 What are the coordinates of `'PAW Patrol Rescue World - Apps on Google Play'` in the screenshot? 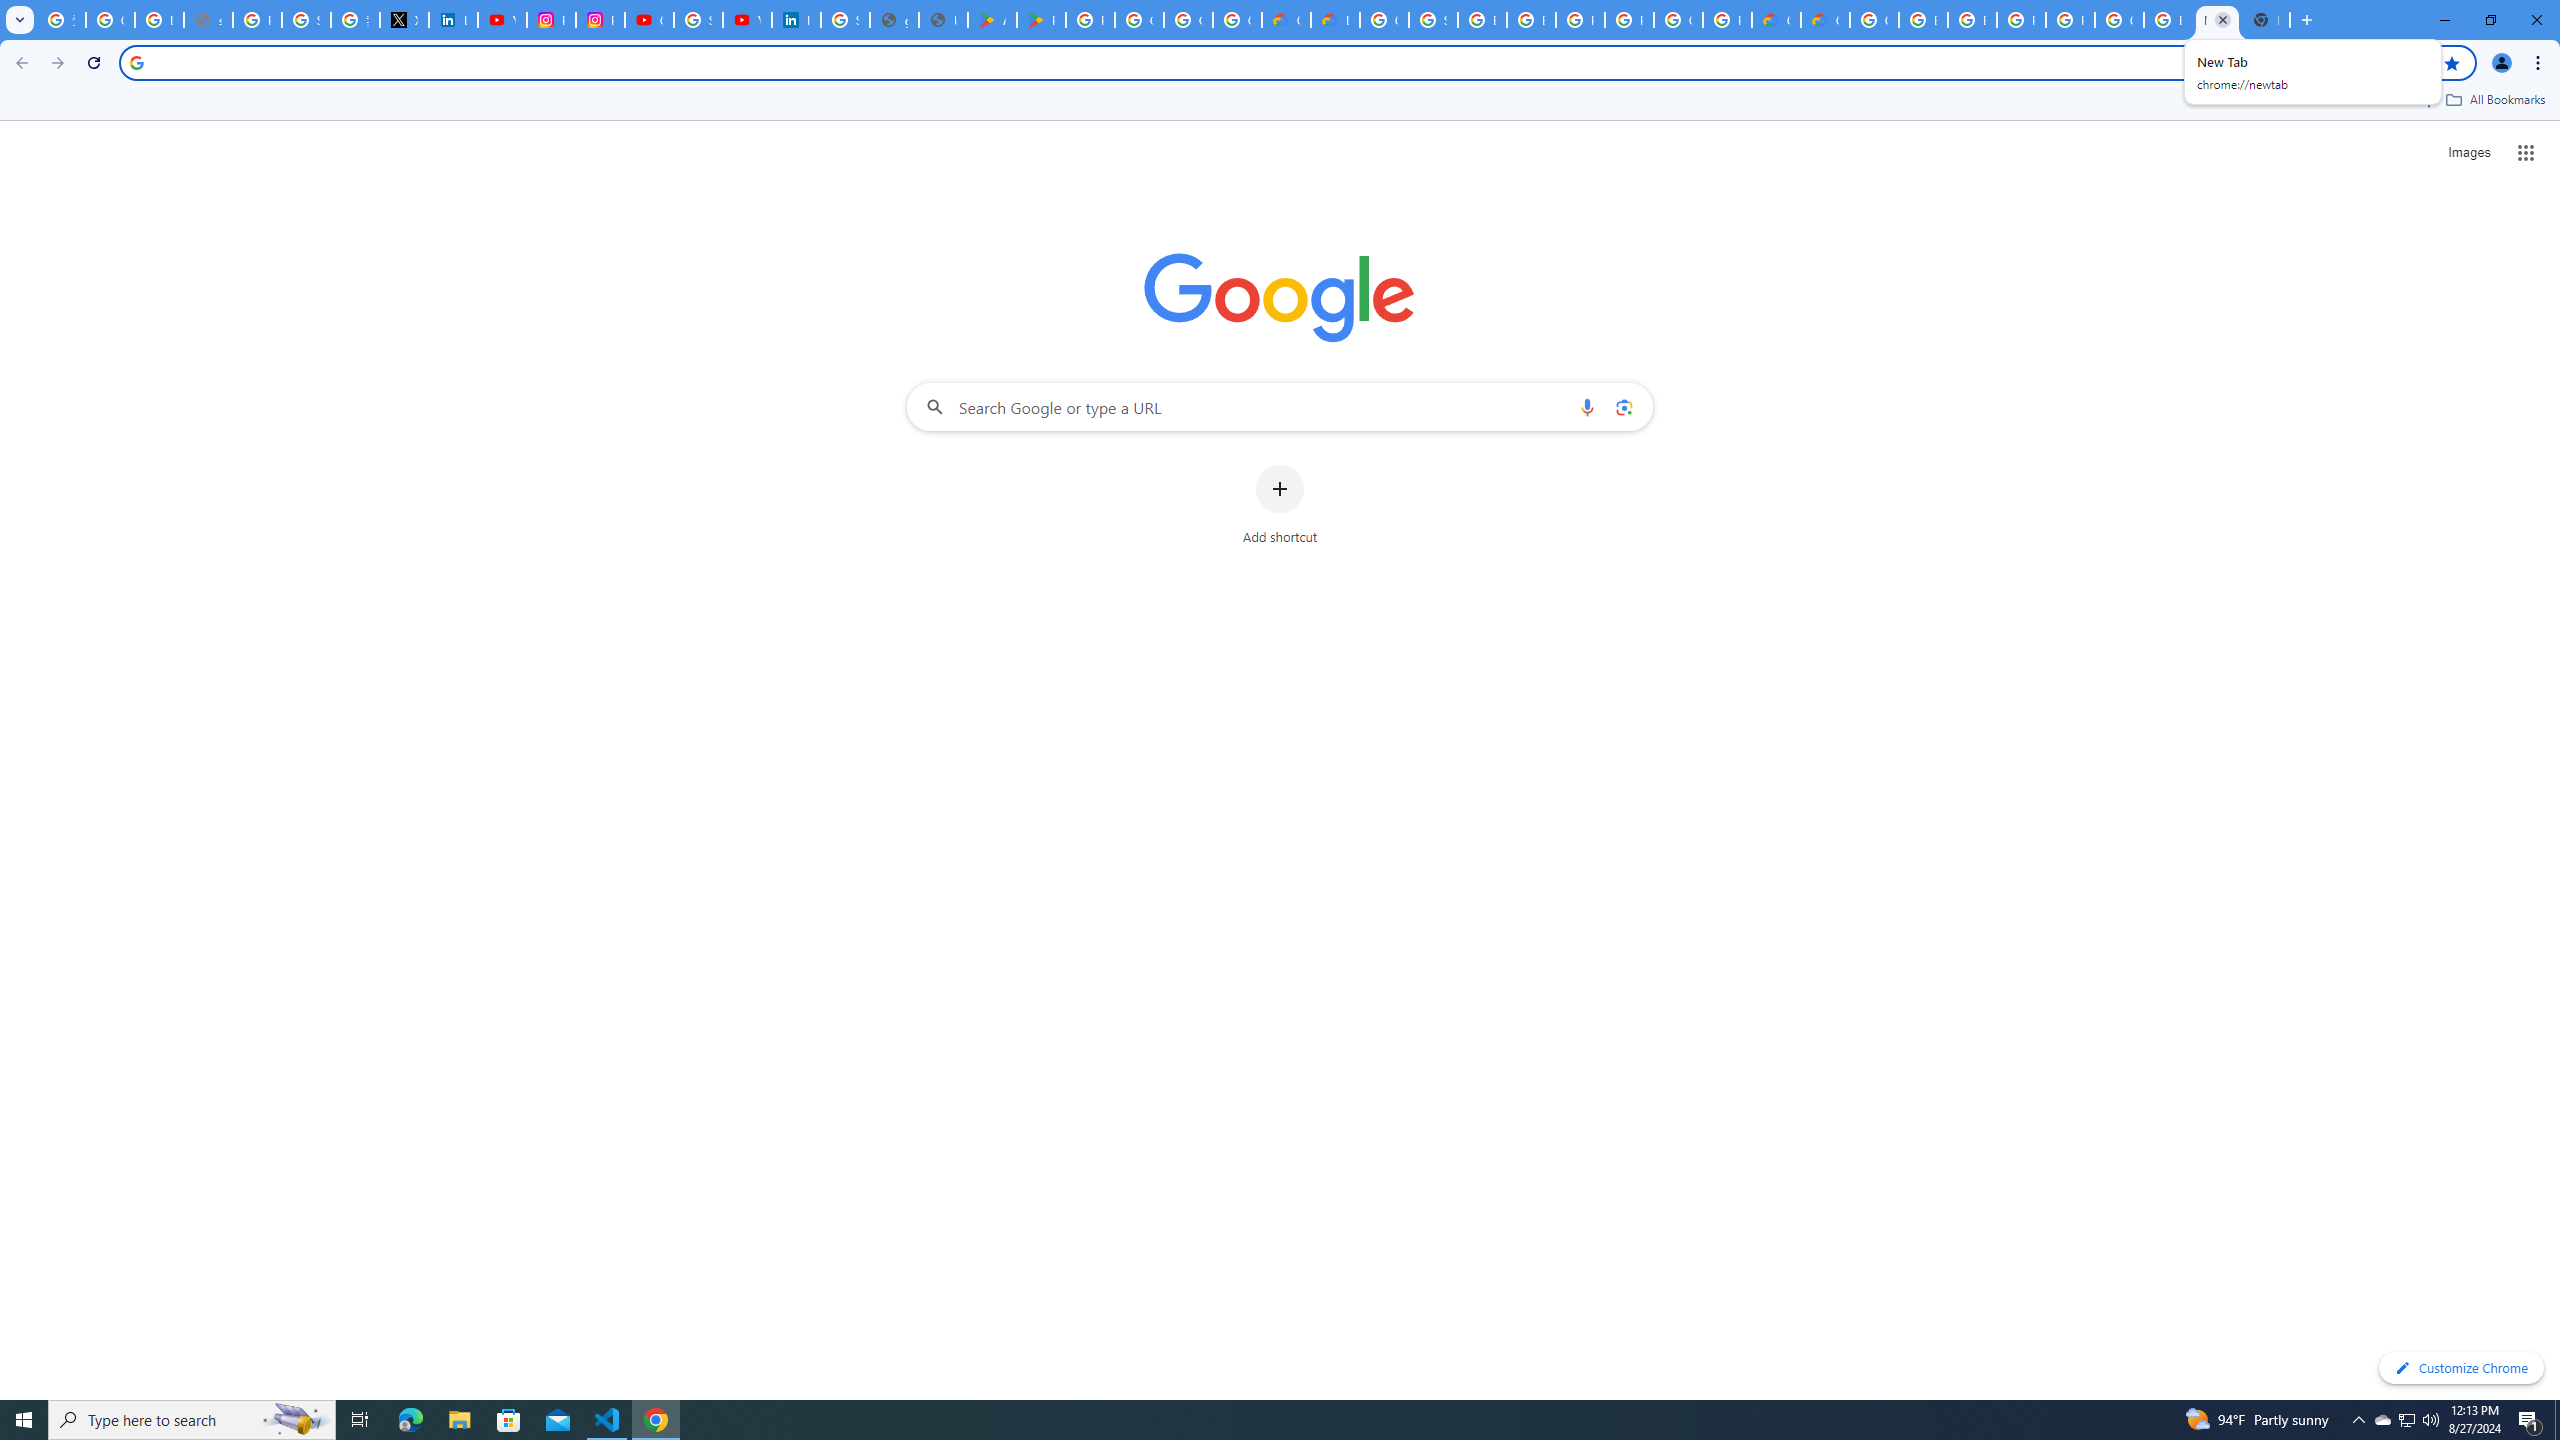 It's located at (1040, 19).